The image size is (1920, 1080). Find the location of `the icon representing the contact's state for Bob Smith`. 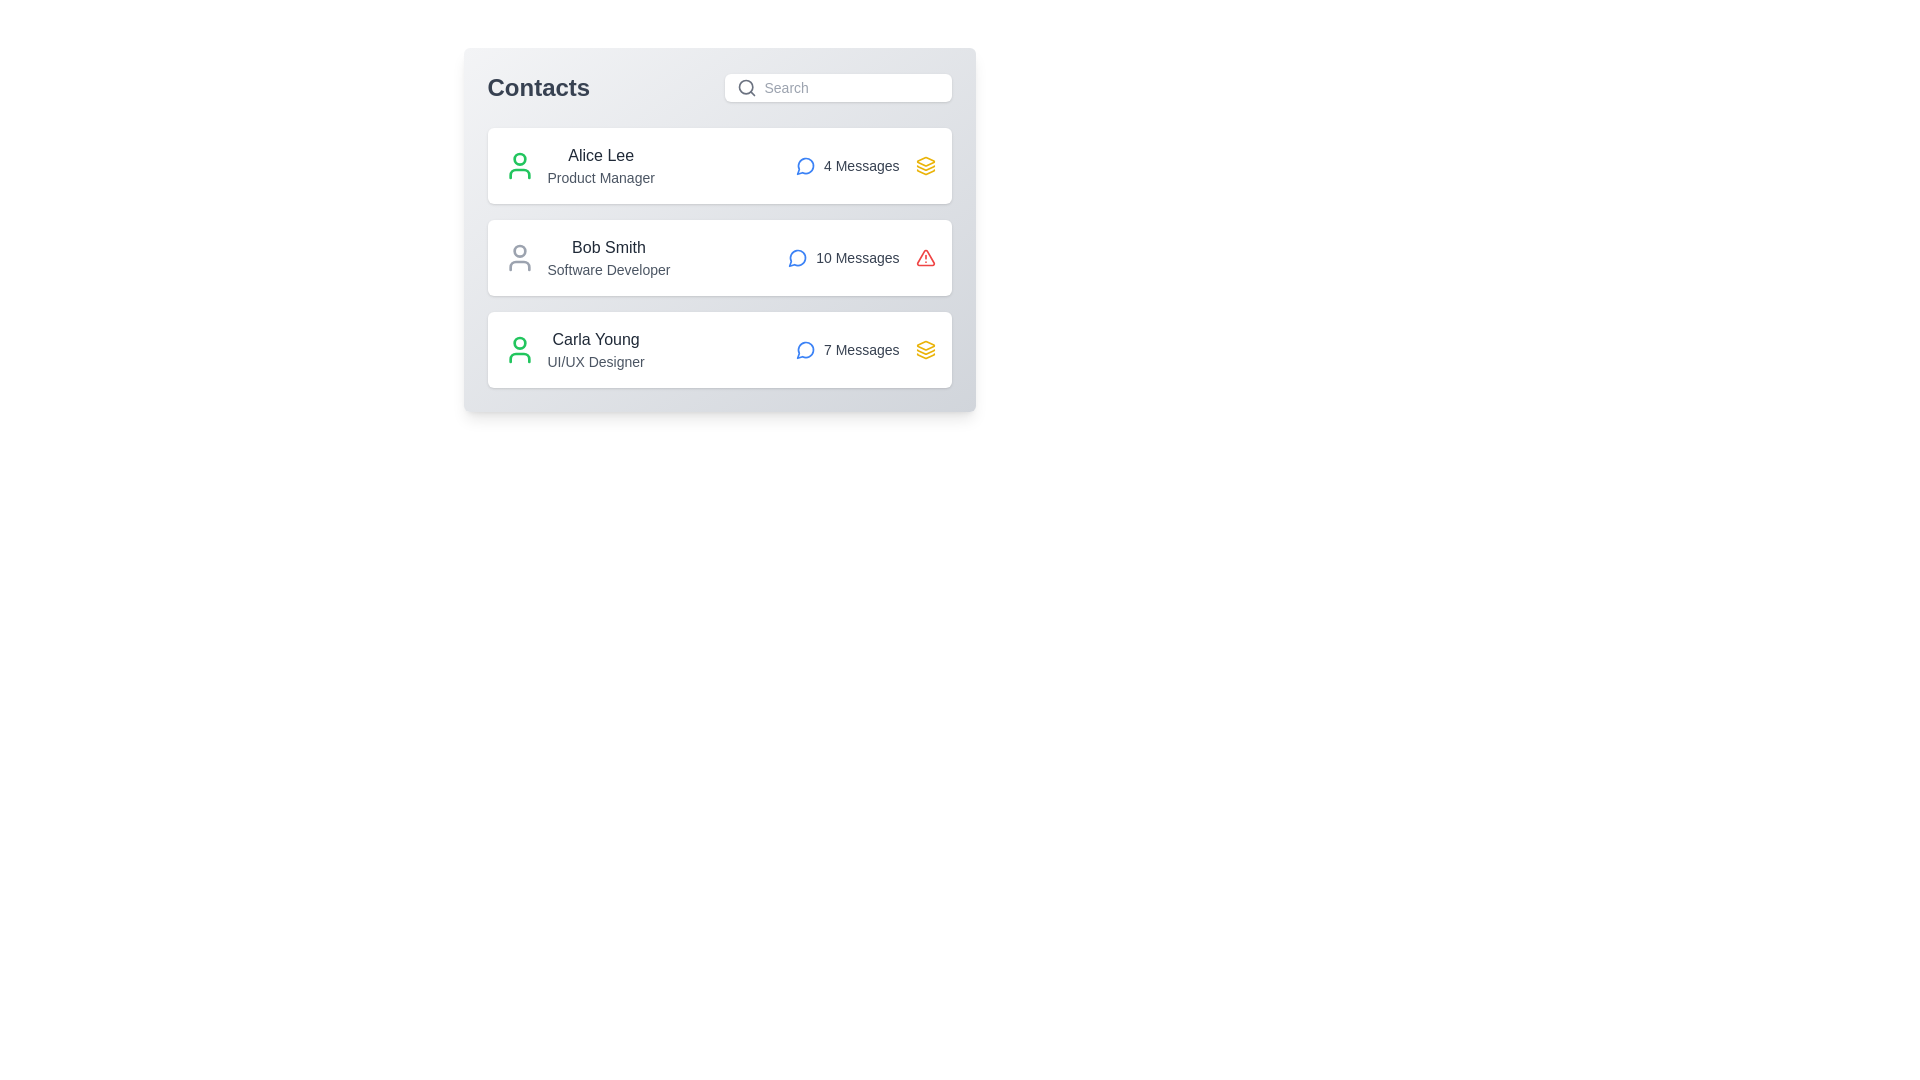

the icon representing the contact's state for Bob Smith is located at coordinates (924, 257).